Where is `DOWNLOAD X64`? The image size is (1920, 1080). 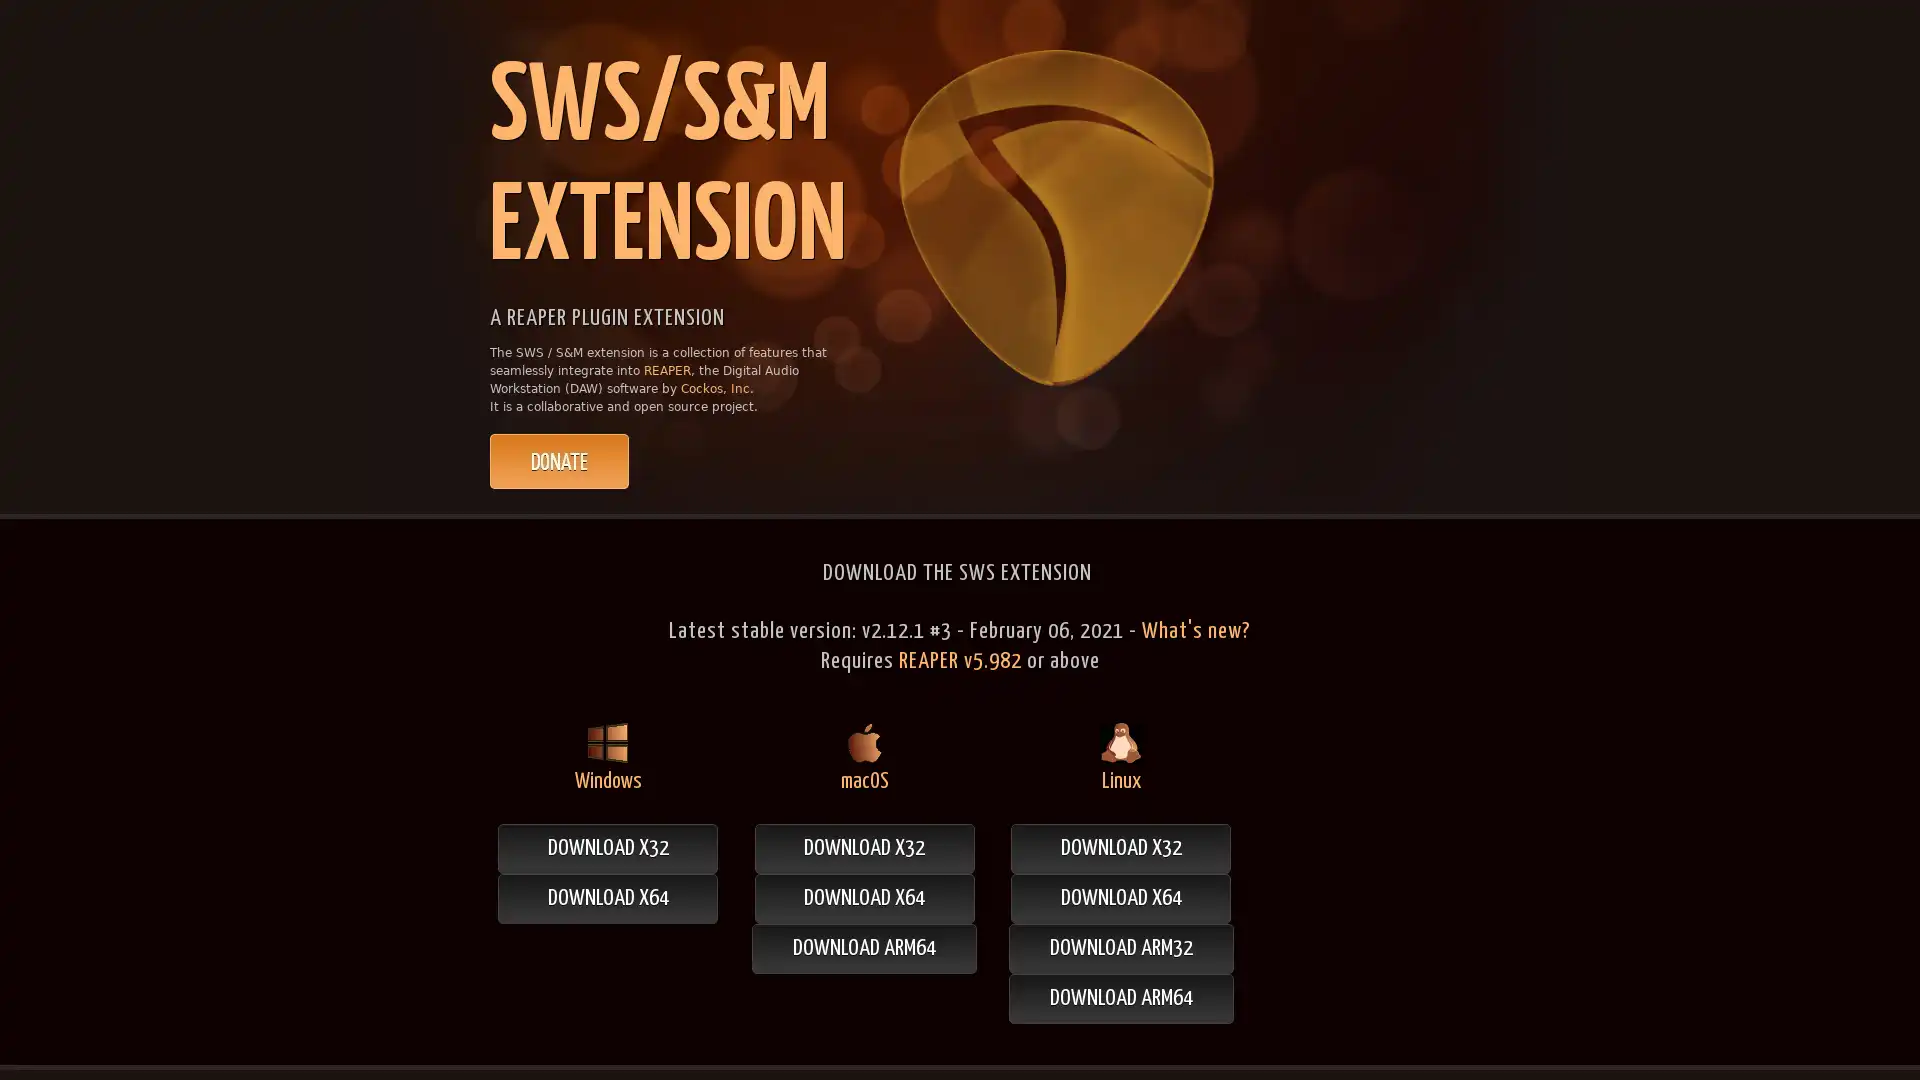
DOWNLOAD X64 is located at coordinates (1280, 897).